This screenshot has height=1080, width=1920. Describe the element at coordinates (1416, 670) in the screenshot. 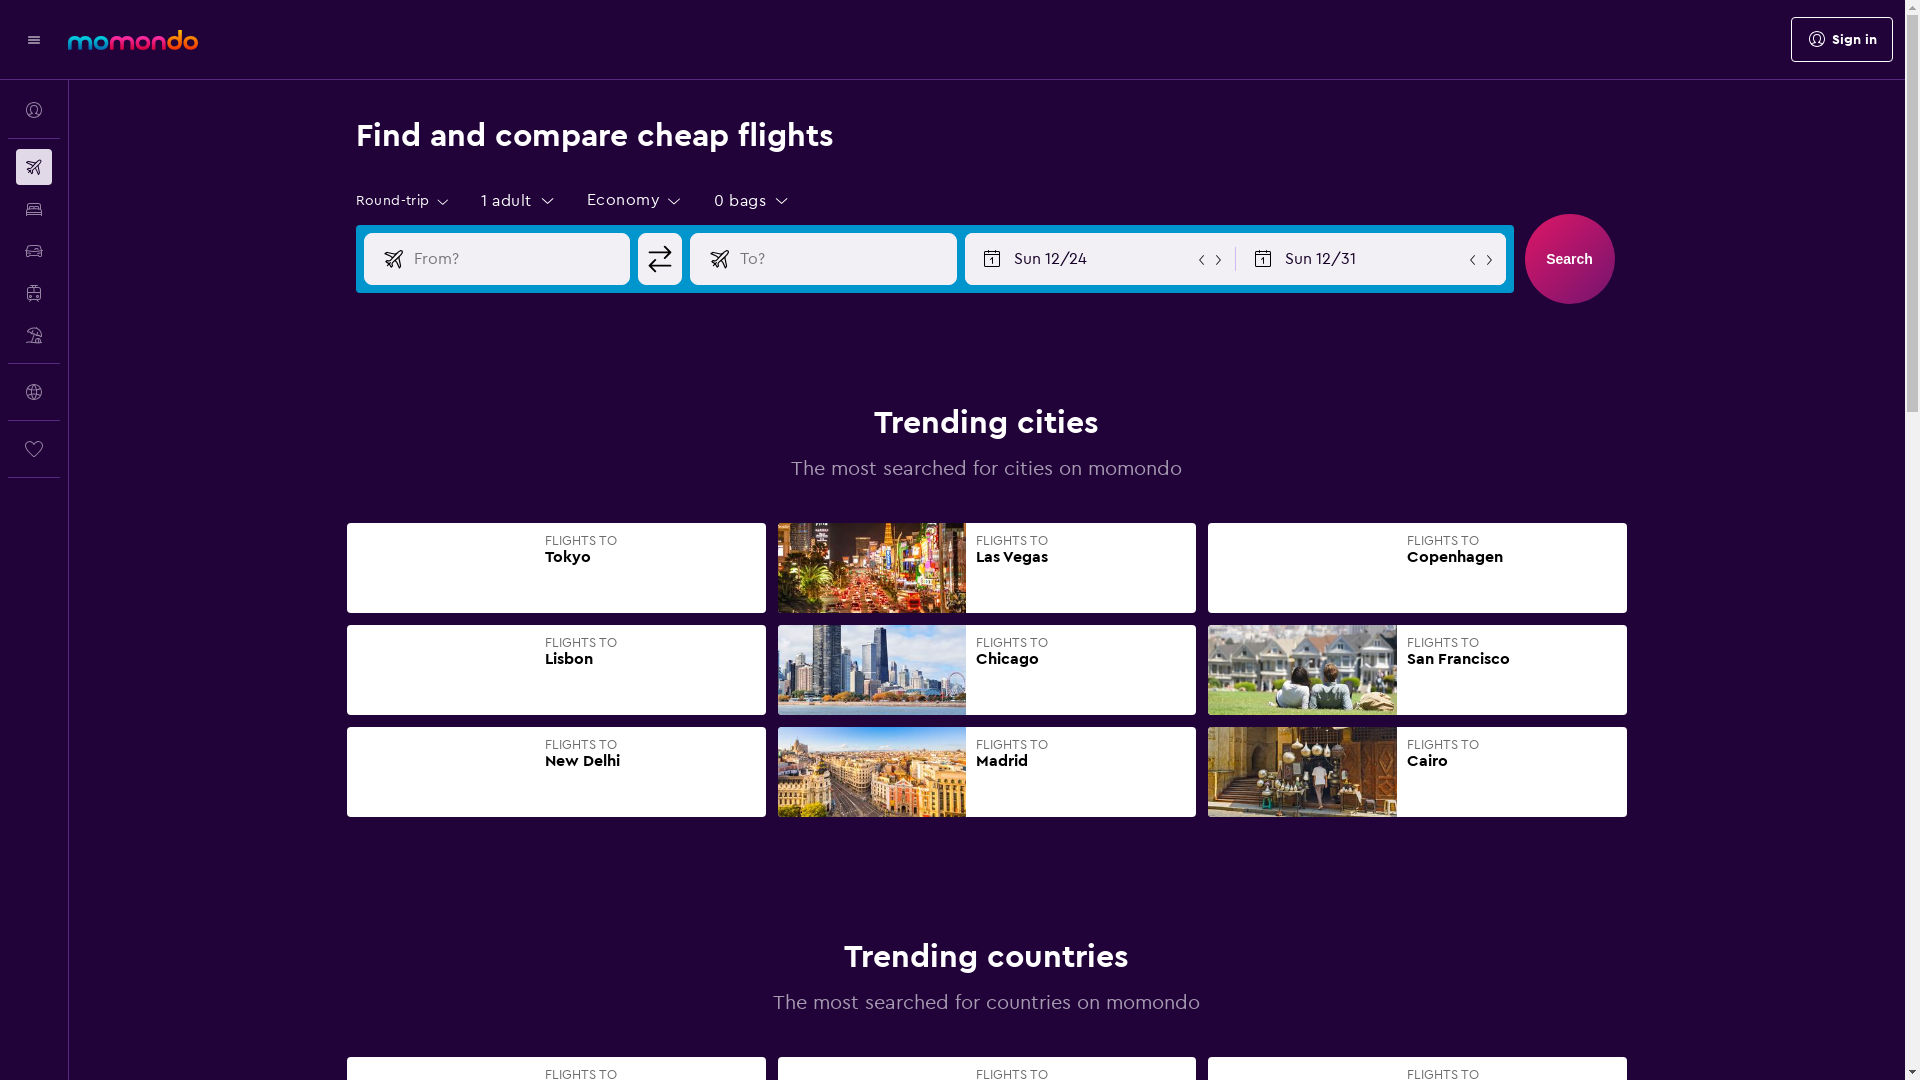

I see `'FLIGHTS TO` at that location.